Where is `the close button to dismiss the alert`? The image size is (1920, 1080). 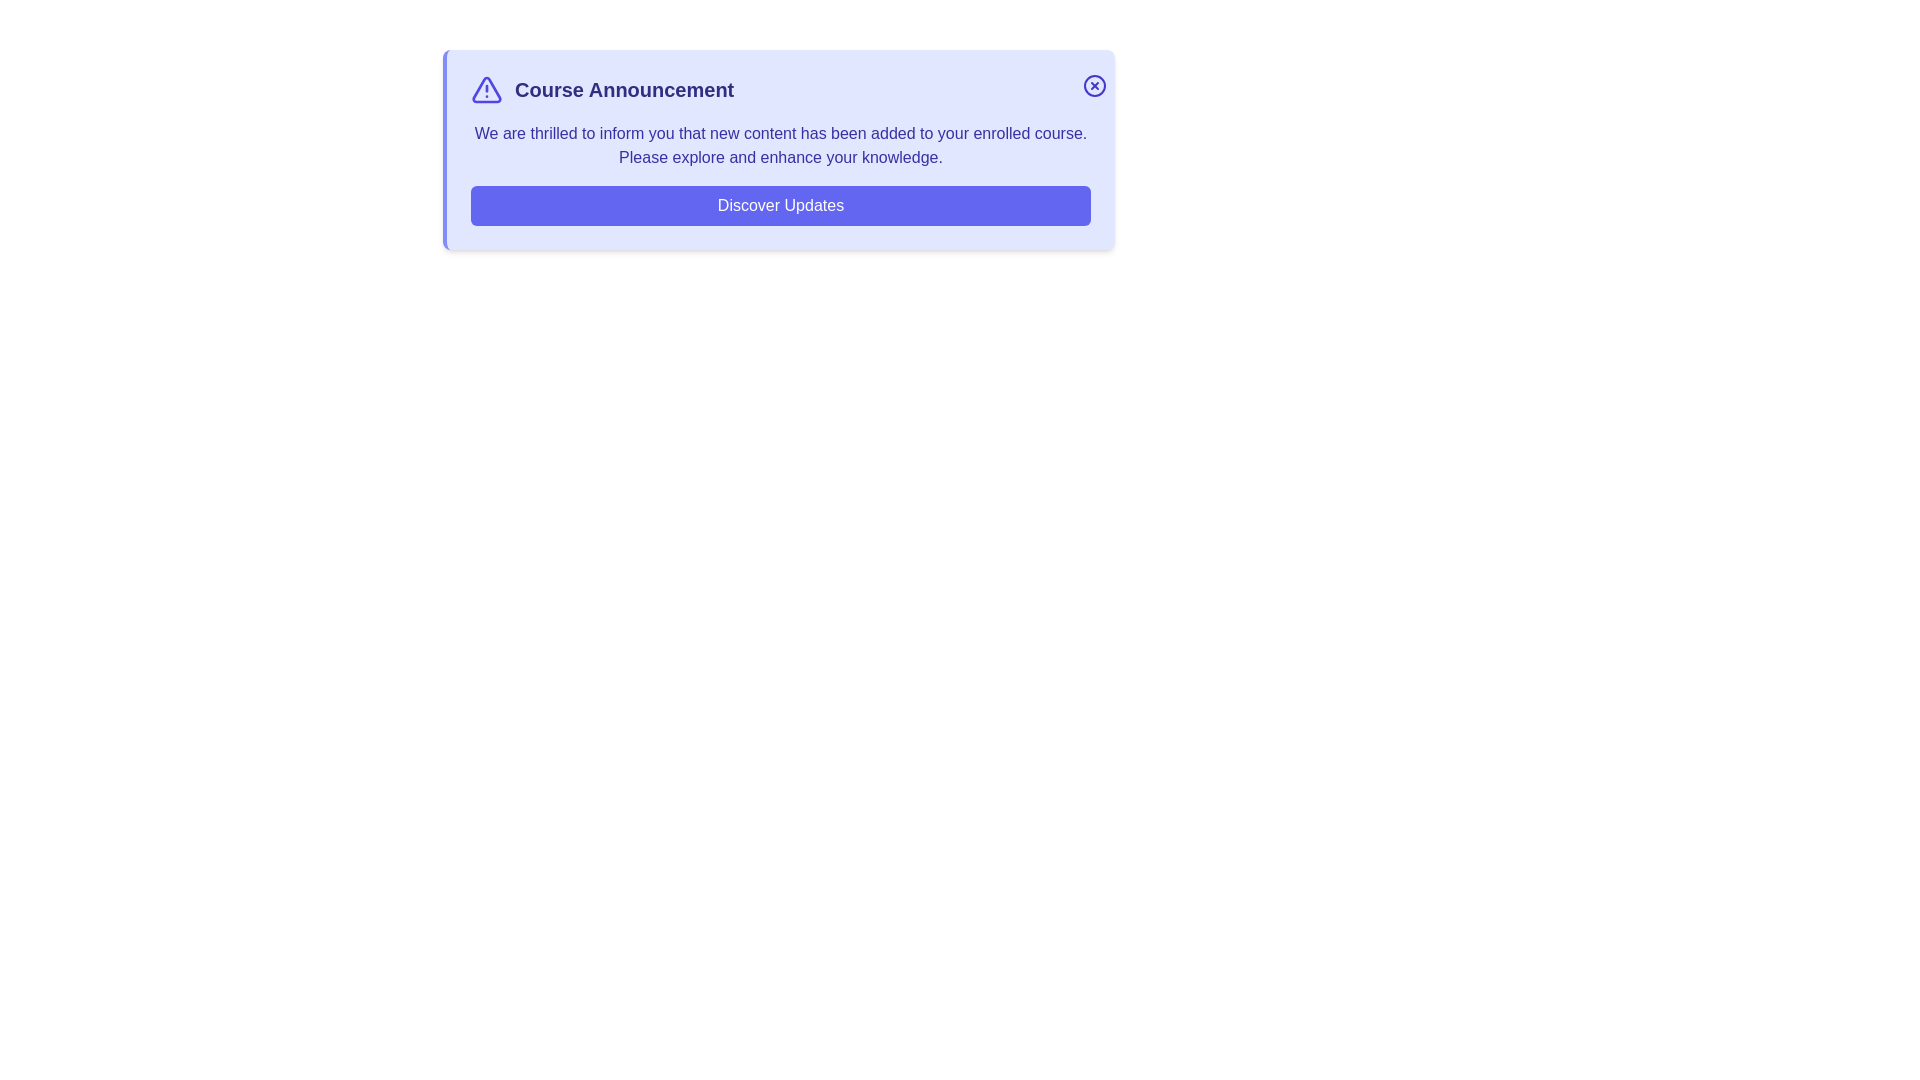
the close button to dismiss the alert is located at coordinates (1093, 84).